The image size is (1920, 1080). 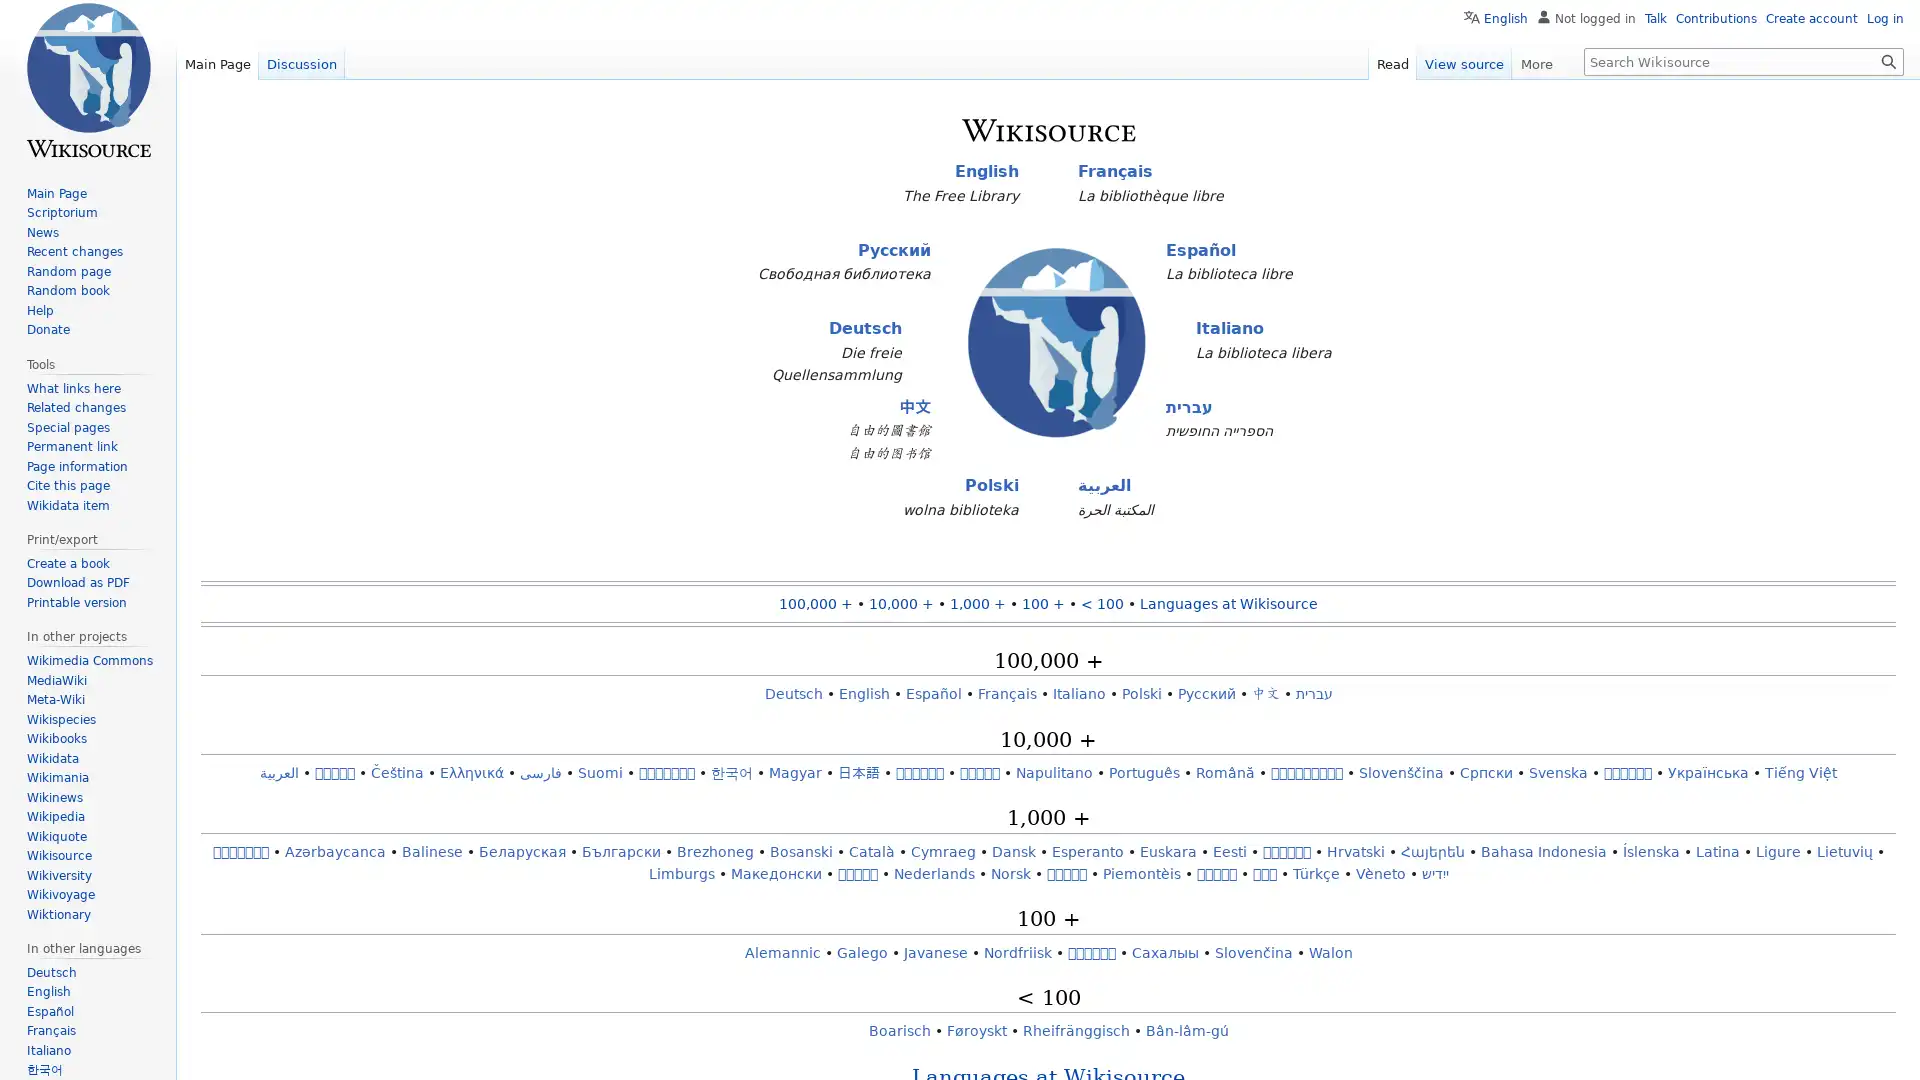 I want to click on Go, so click(x=1888, y=60).